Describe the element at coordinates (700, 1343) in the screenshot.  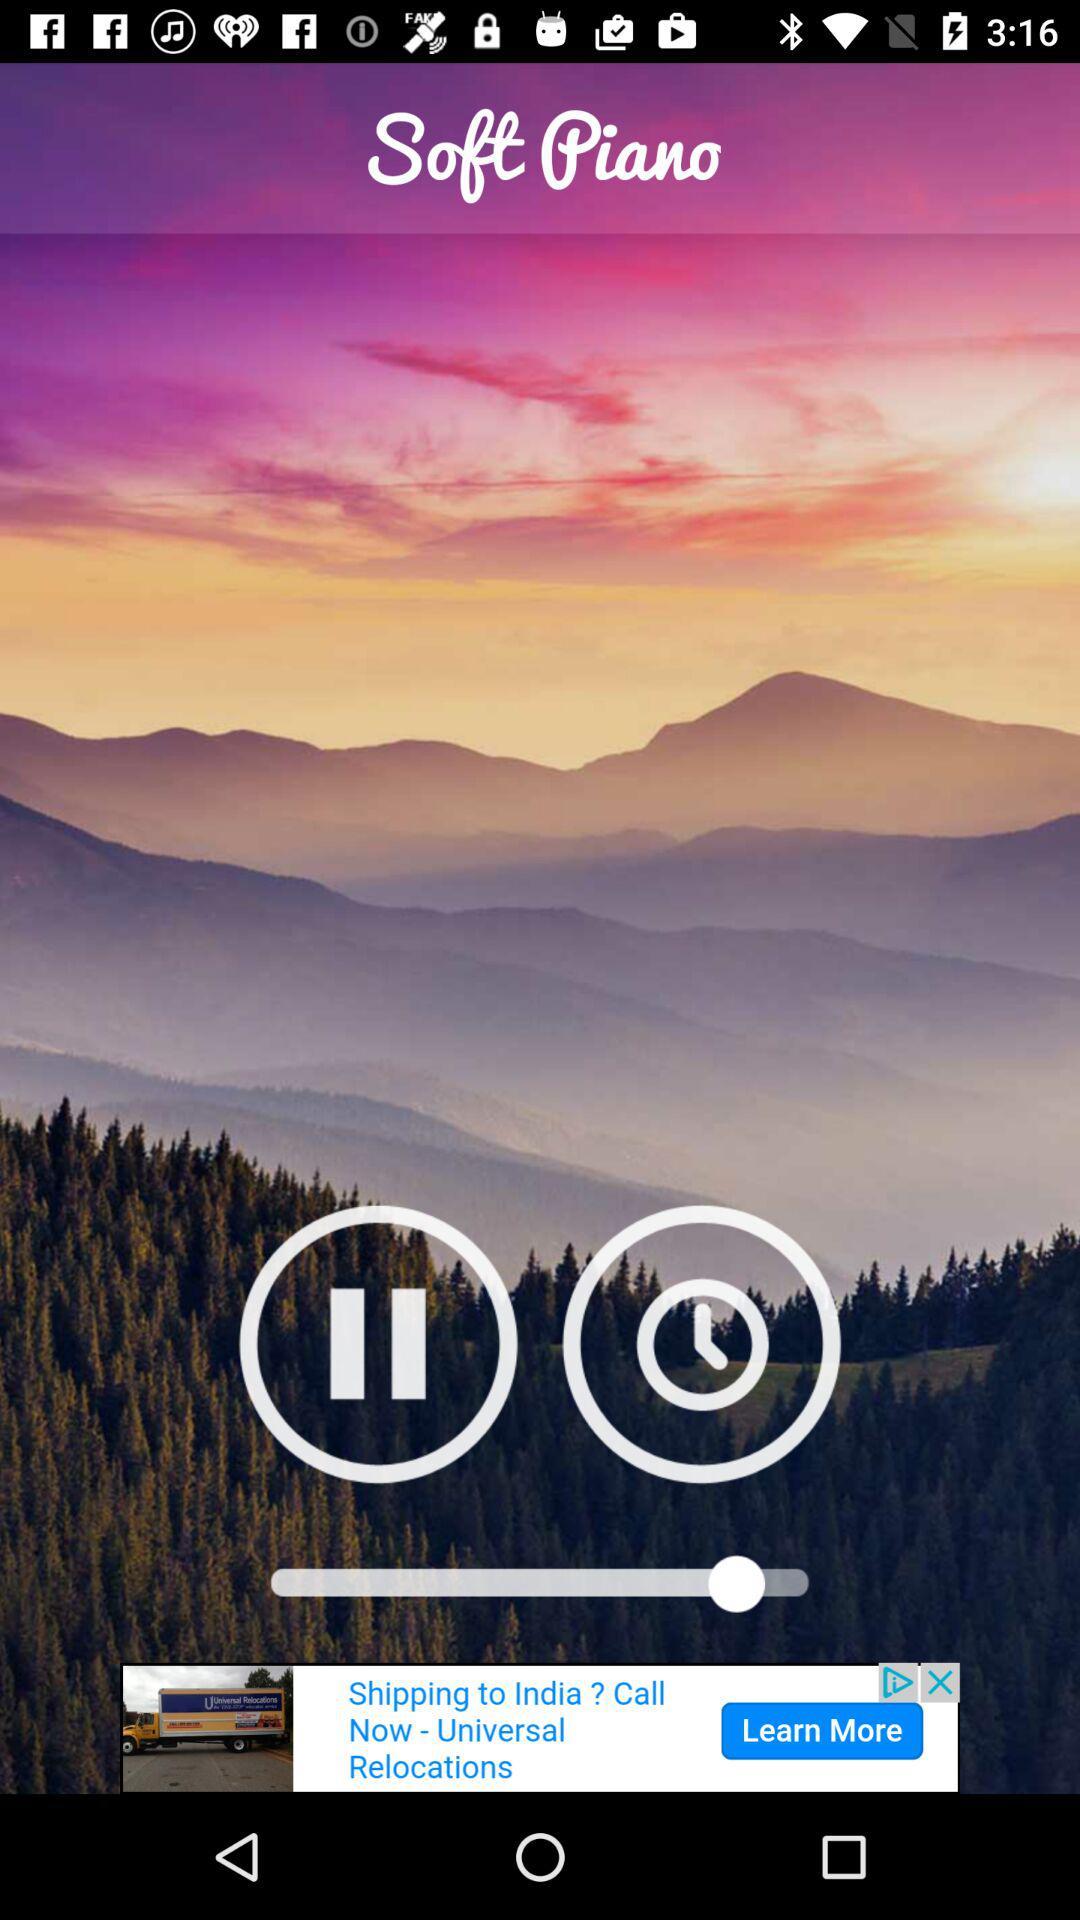
I see `set timer` at that location.